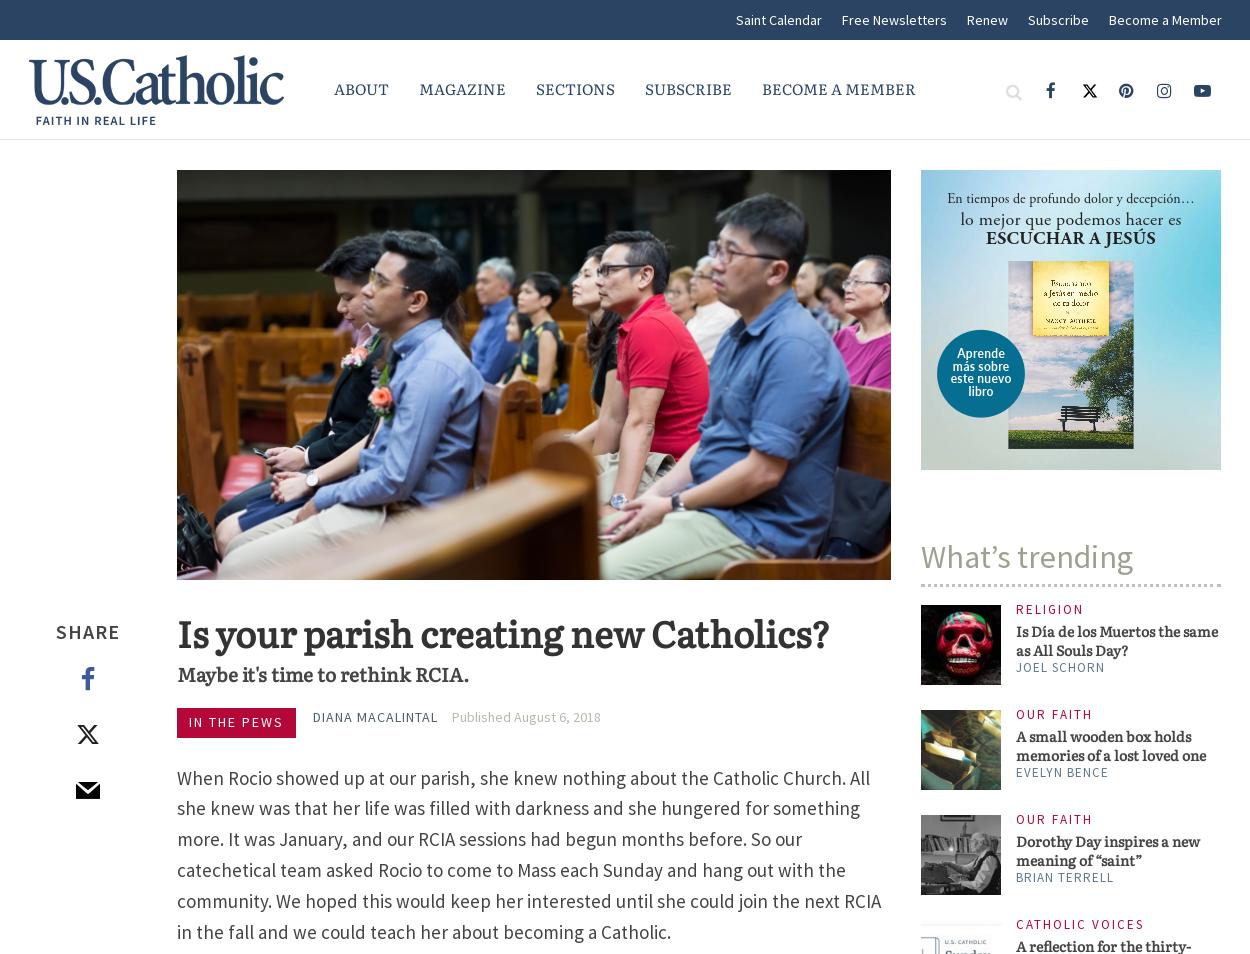 The width and height of the screenshot is (1250, 954). What do you see at coordinates (1064, 877) in the screenshot?
I see `'Brian Terrell'` at bounding box center [1064, 877].